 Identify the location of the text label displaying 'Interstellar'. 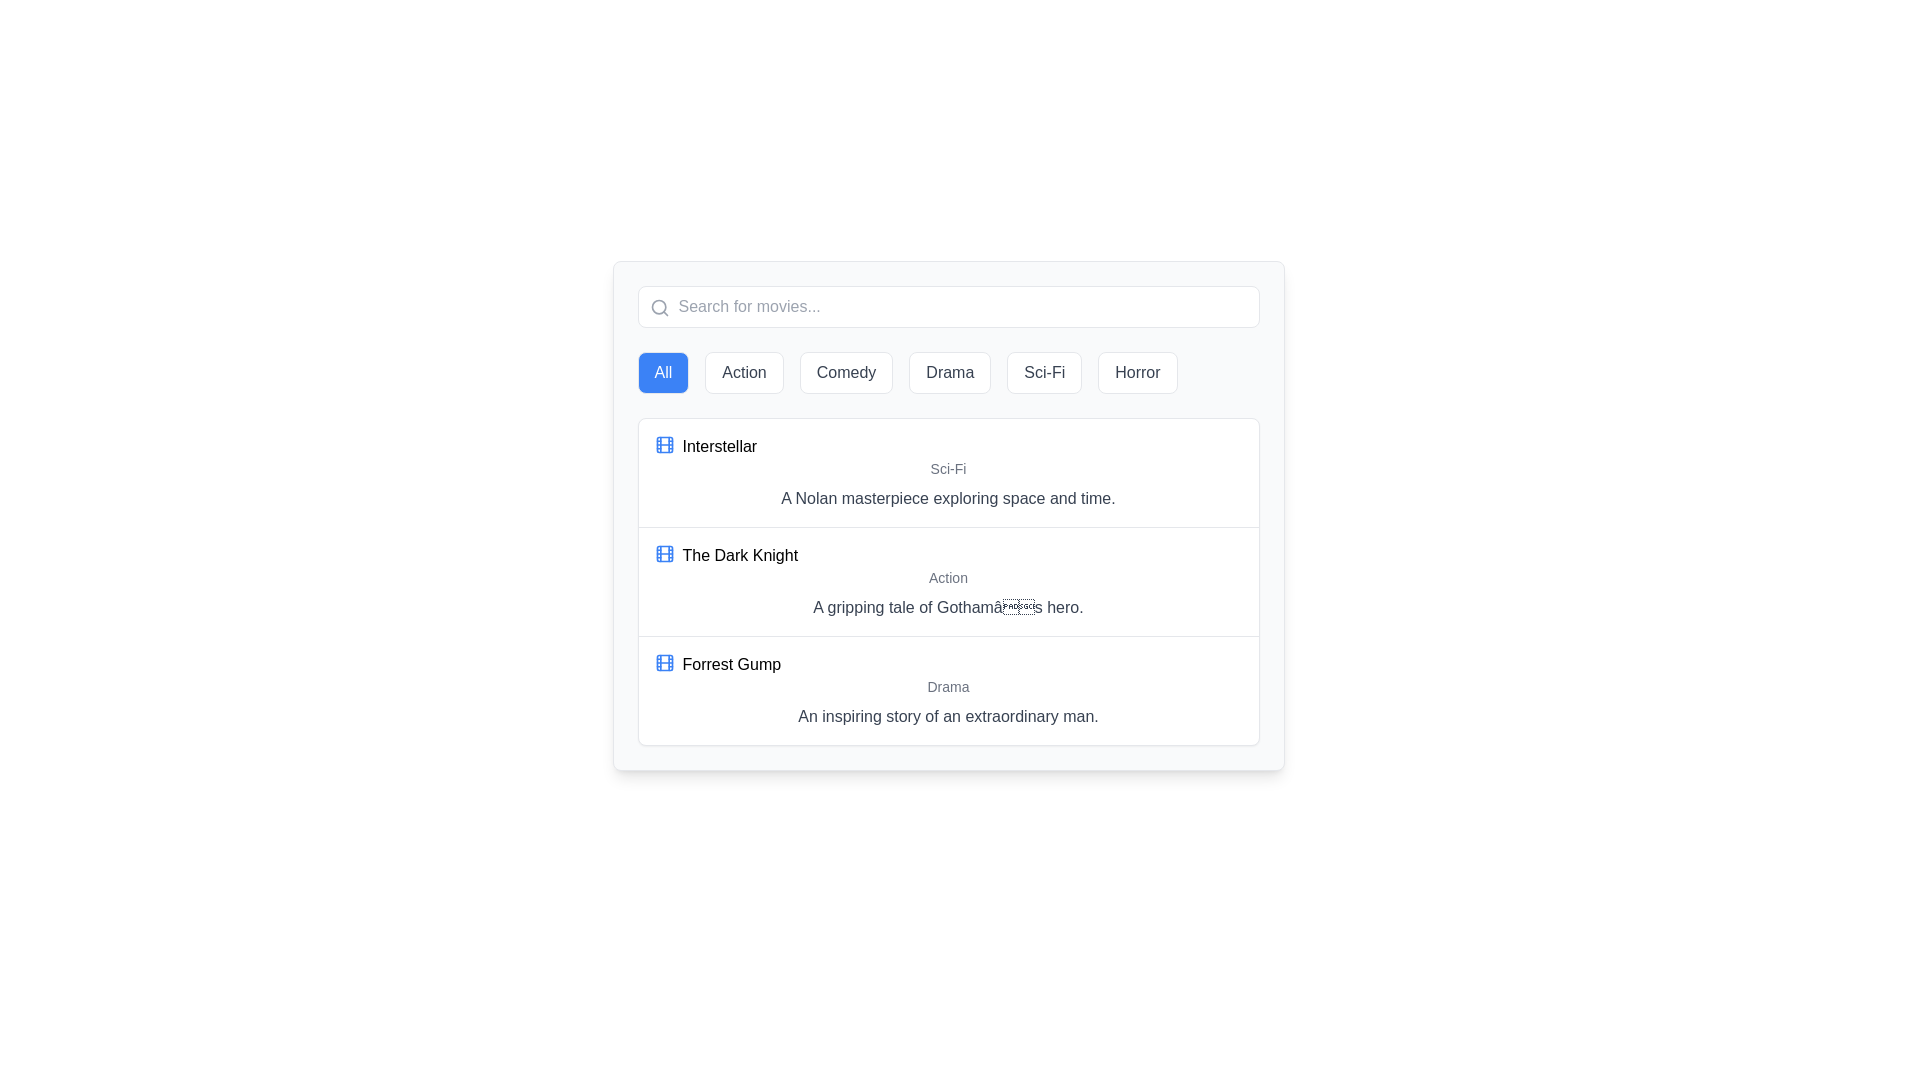
(719, 446).